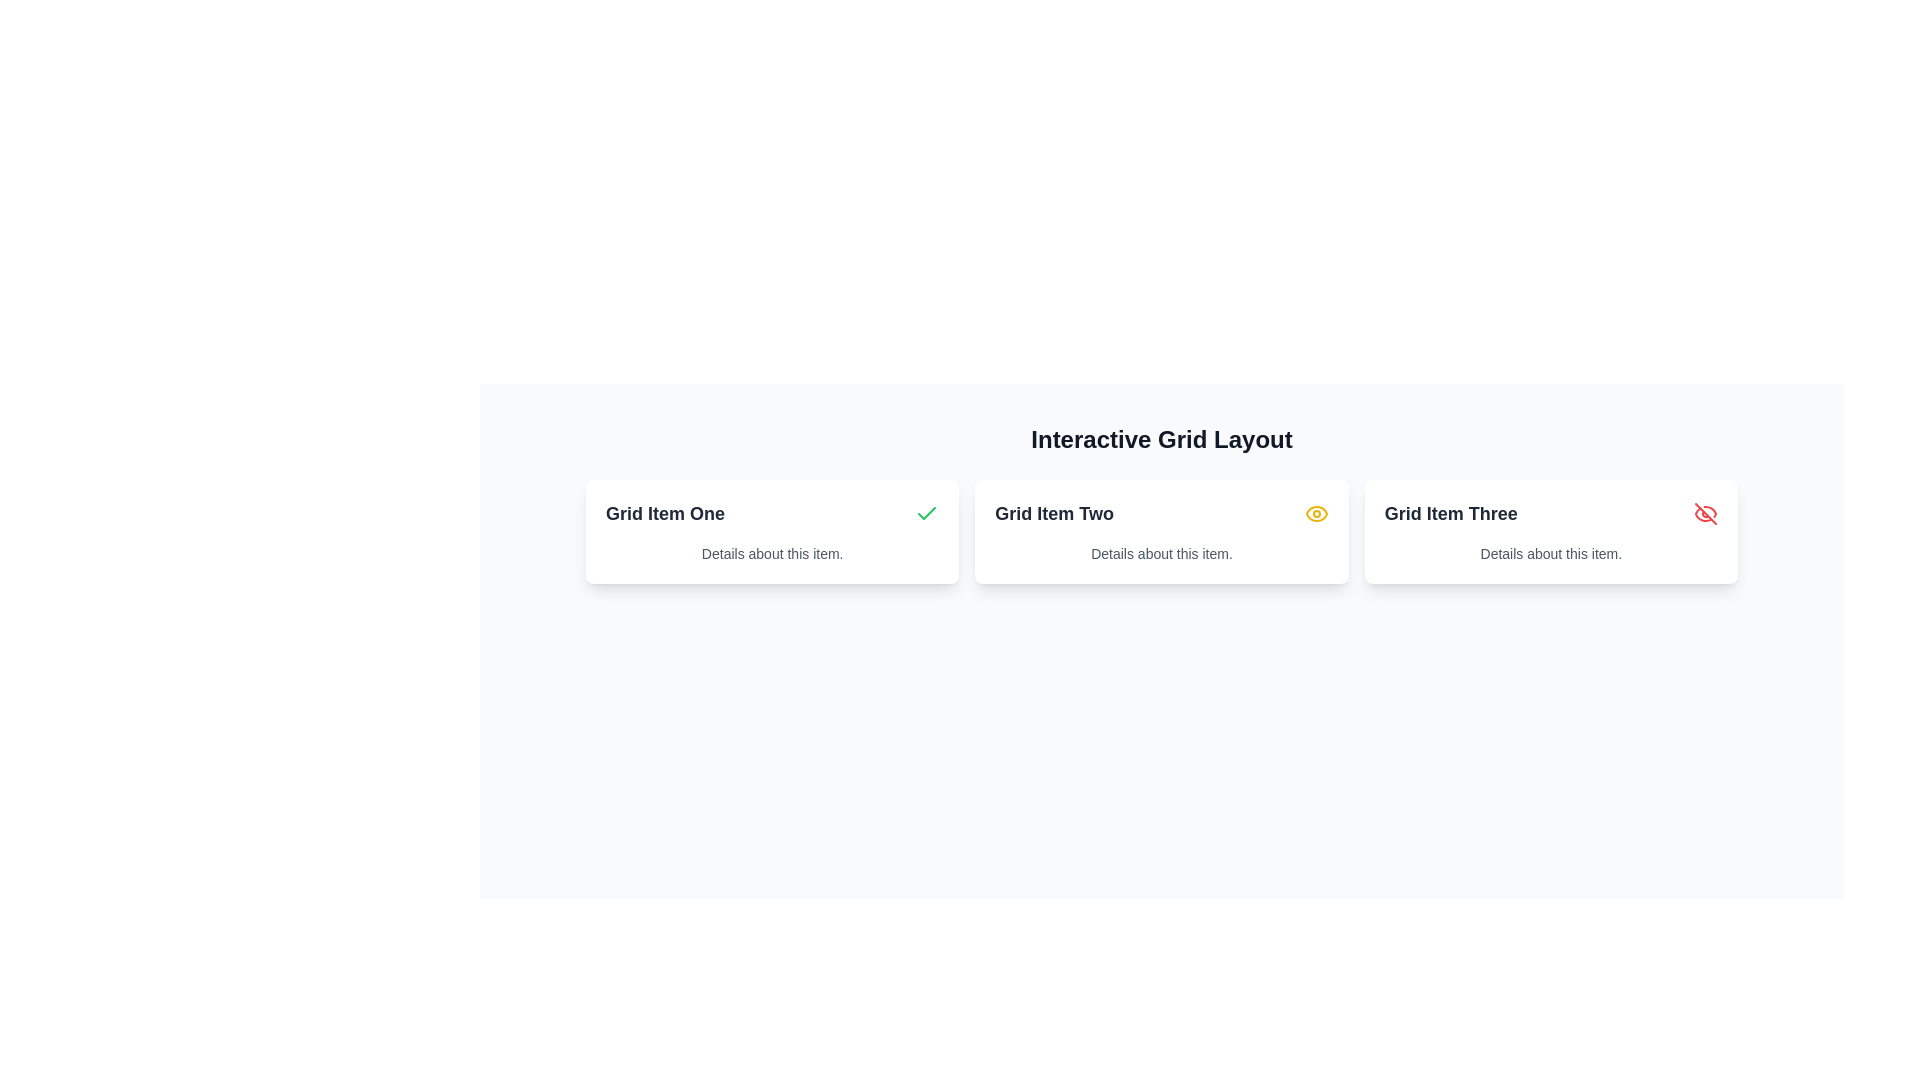 The image size is (1920, 1080). I want to click on the static text label displaying 'Details about this item.' which is located at the bottom area of the 'Grid Item Two' card, so click(1161, 554).